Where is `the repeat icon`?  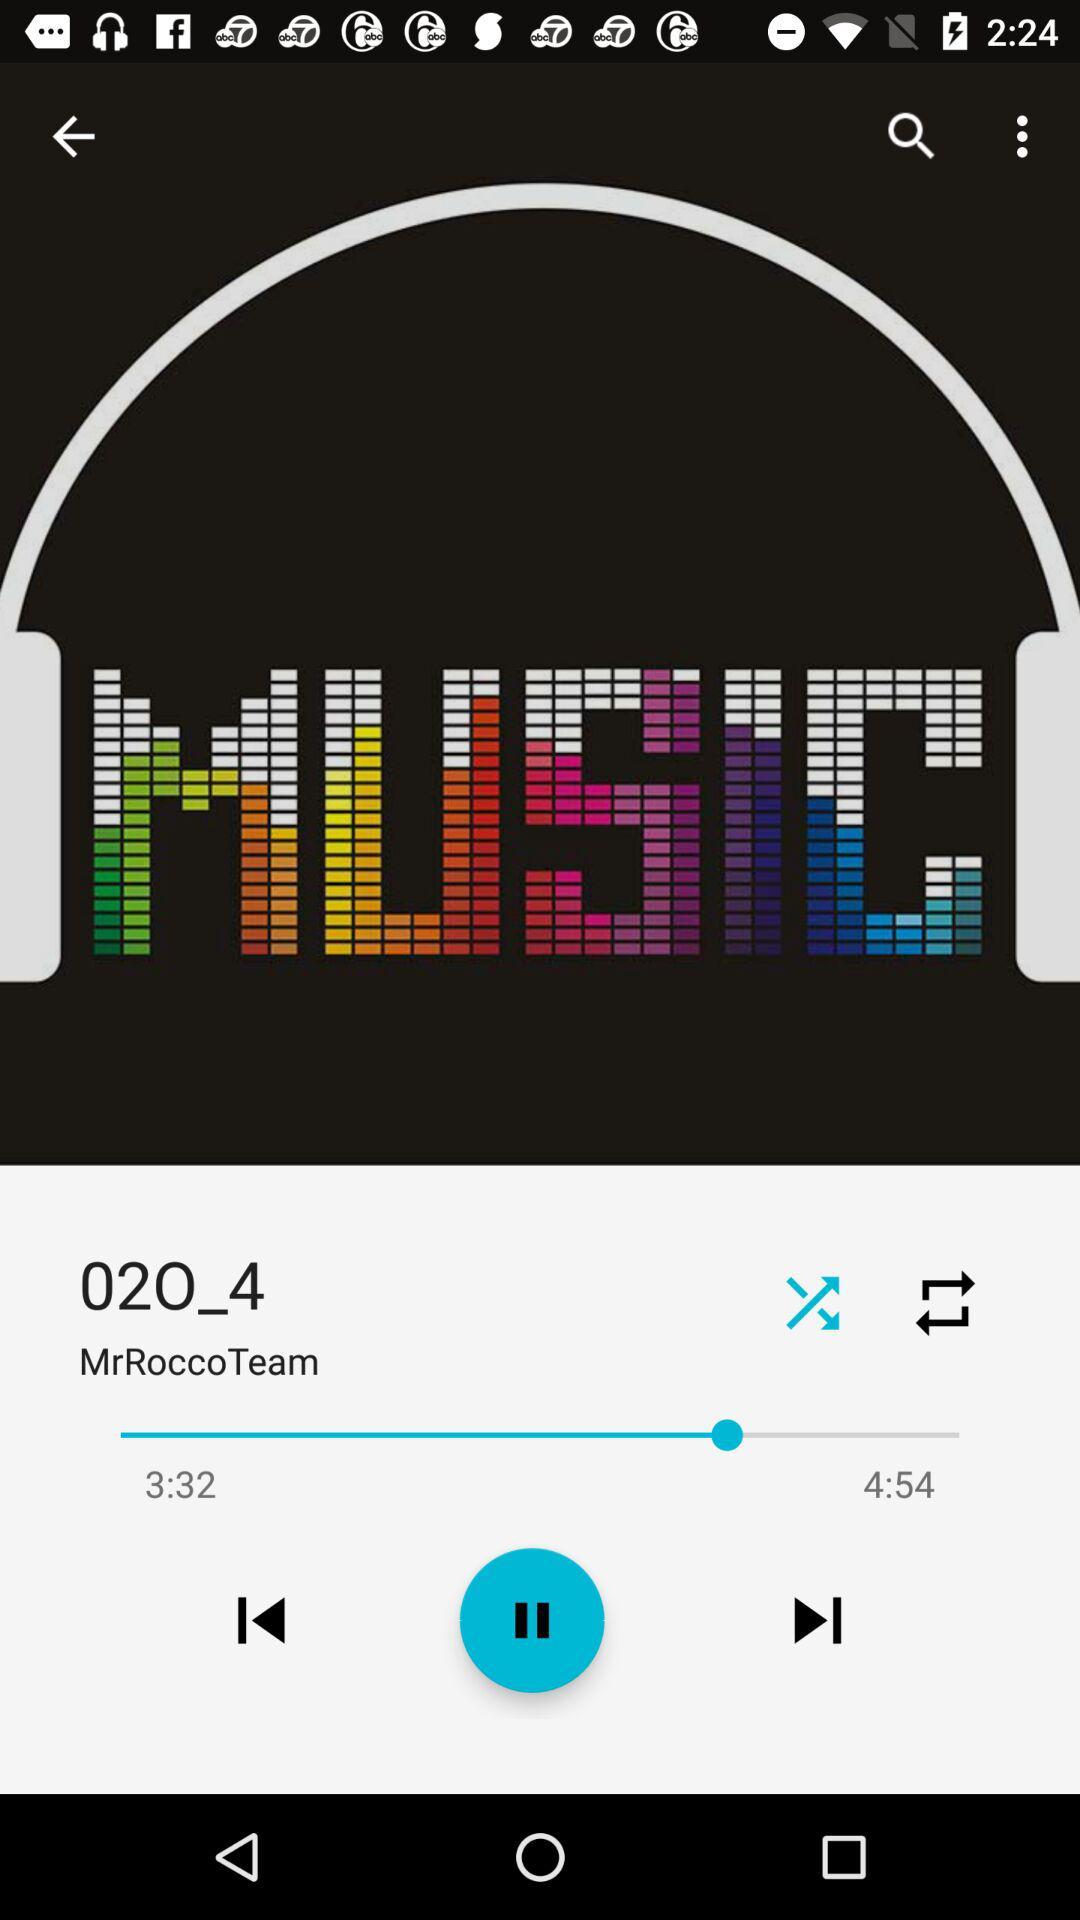
the repeat icon is located at coordinates (938, 1302).